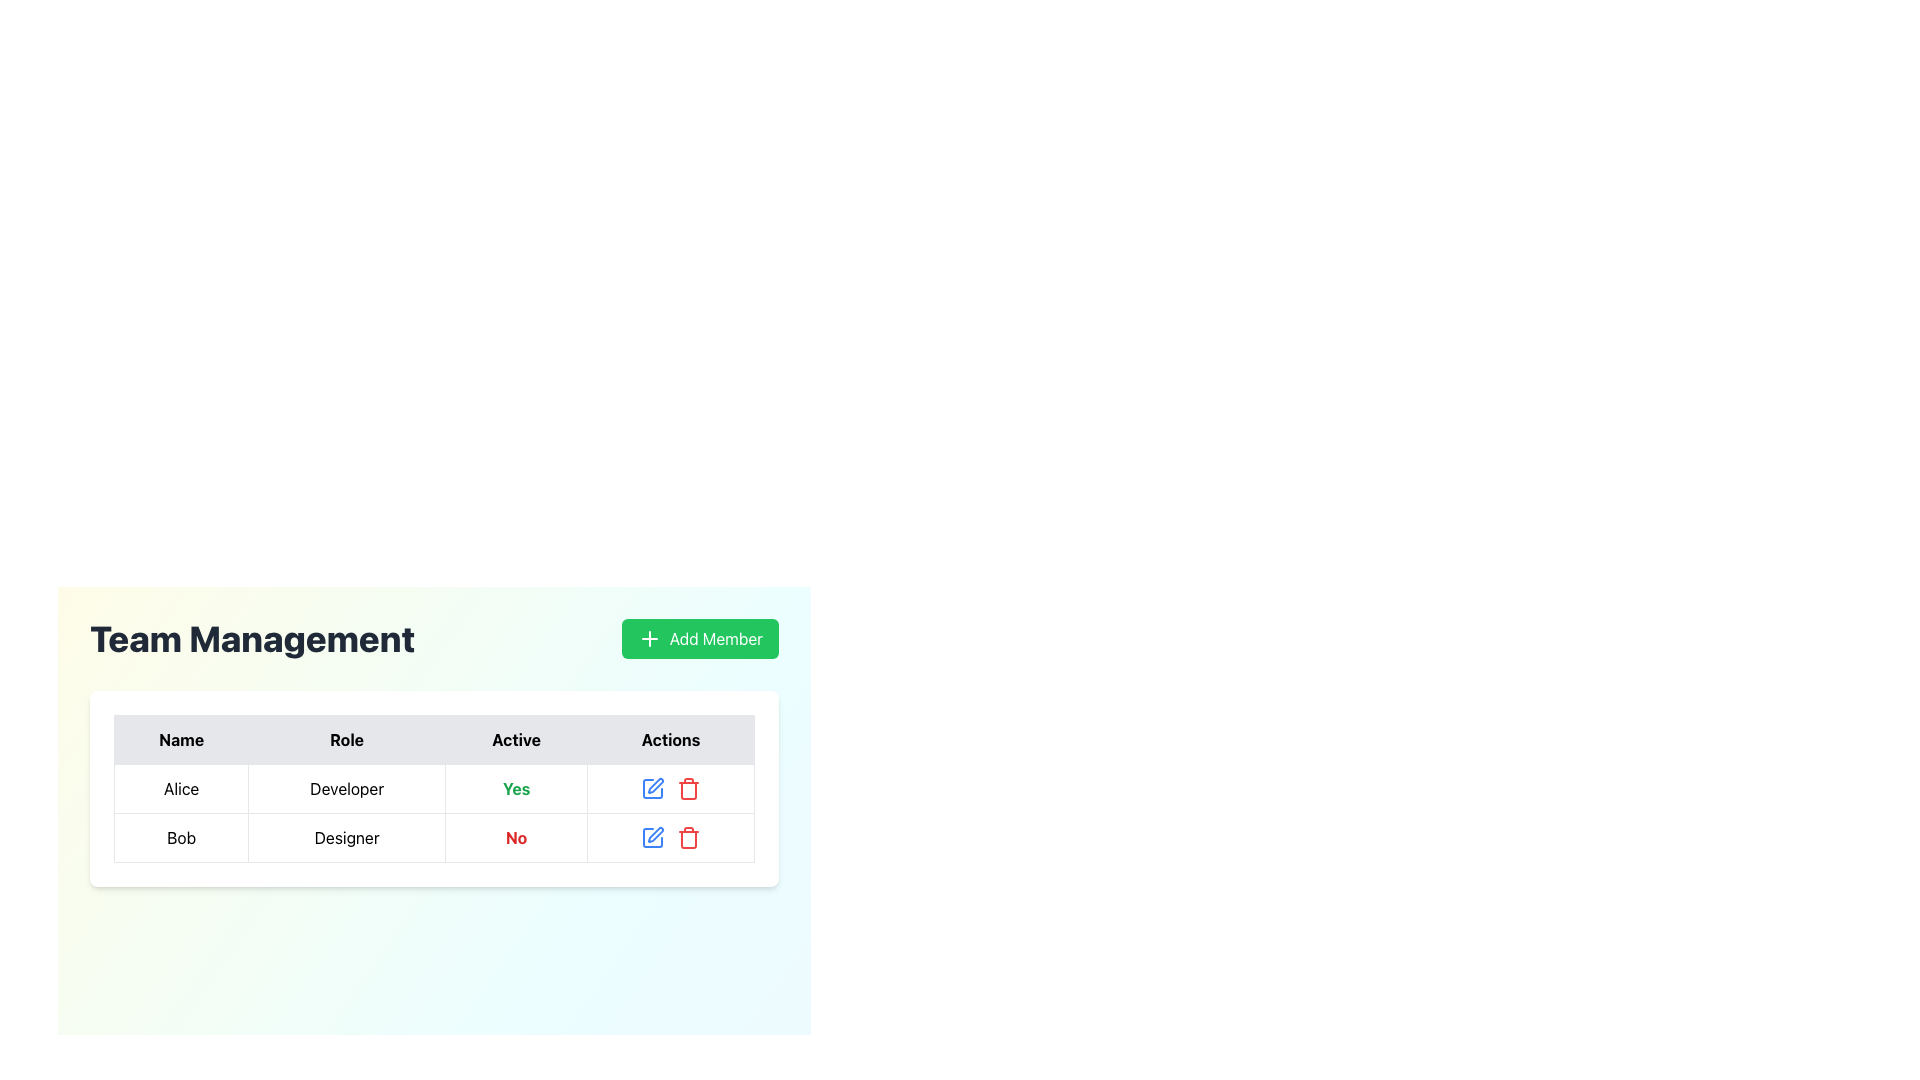 The height and width of the screenshot is (1080, 1920). Describe the element at coordinates (347, 837) in the screenshot. I see `the text label indicating 'Bob's role' in the table, located in the second cell under the 'Role' column` at that location.